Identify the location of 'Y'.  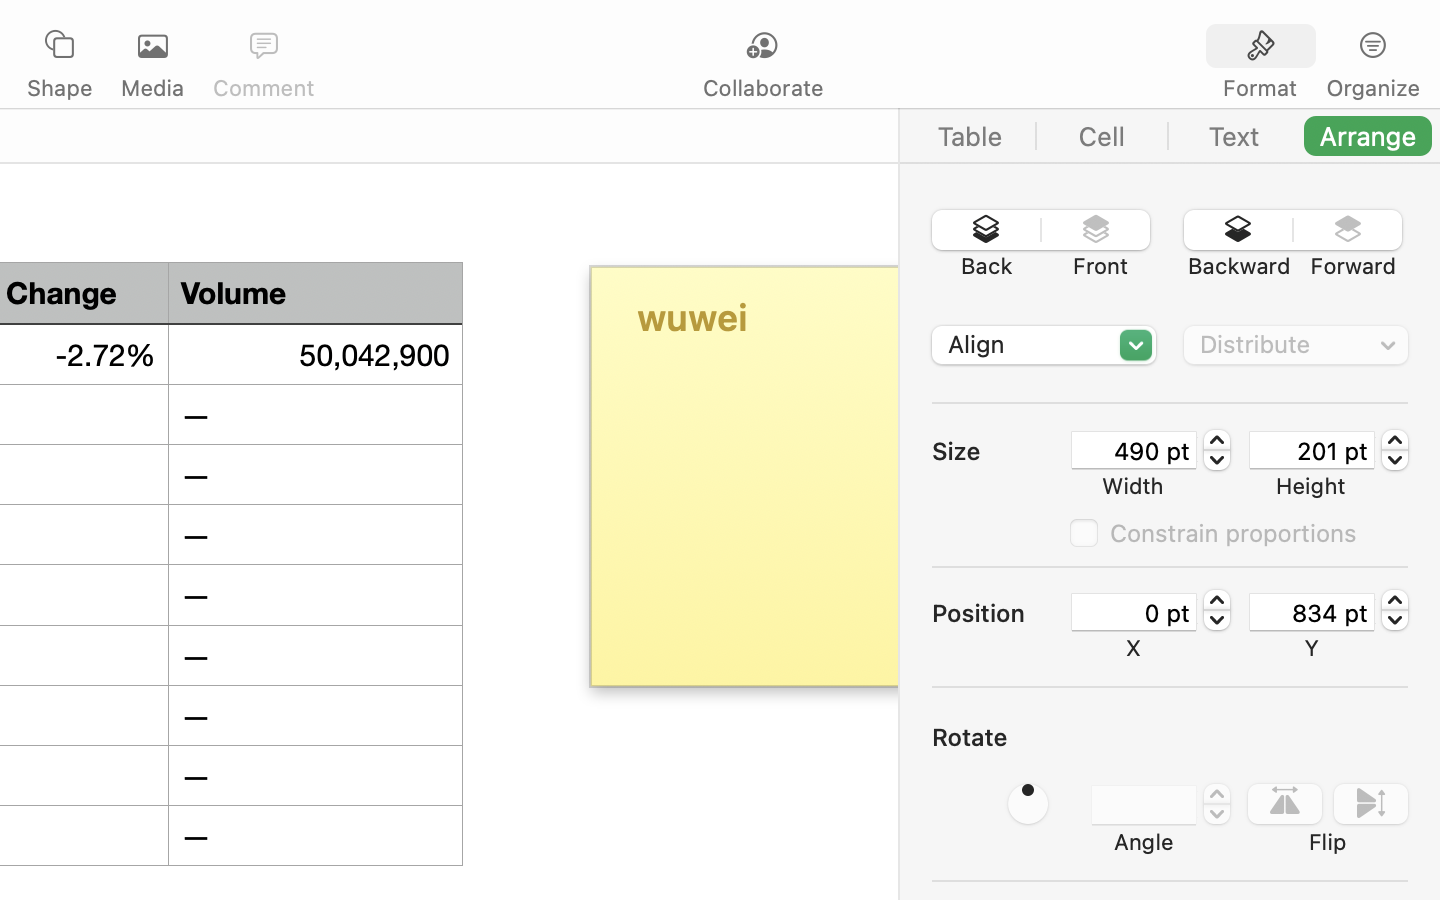
(1311, 648).